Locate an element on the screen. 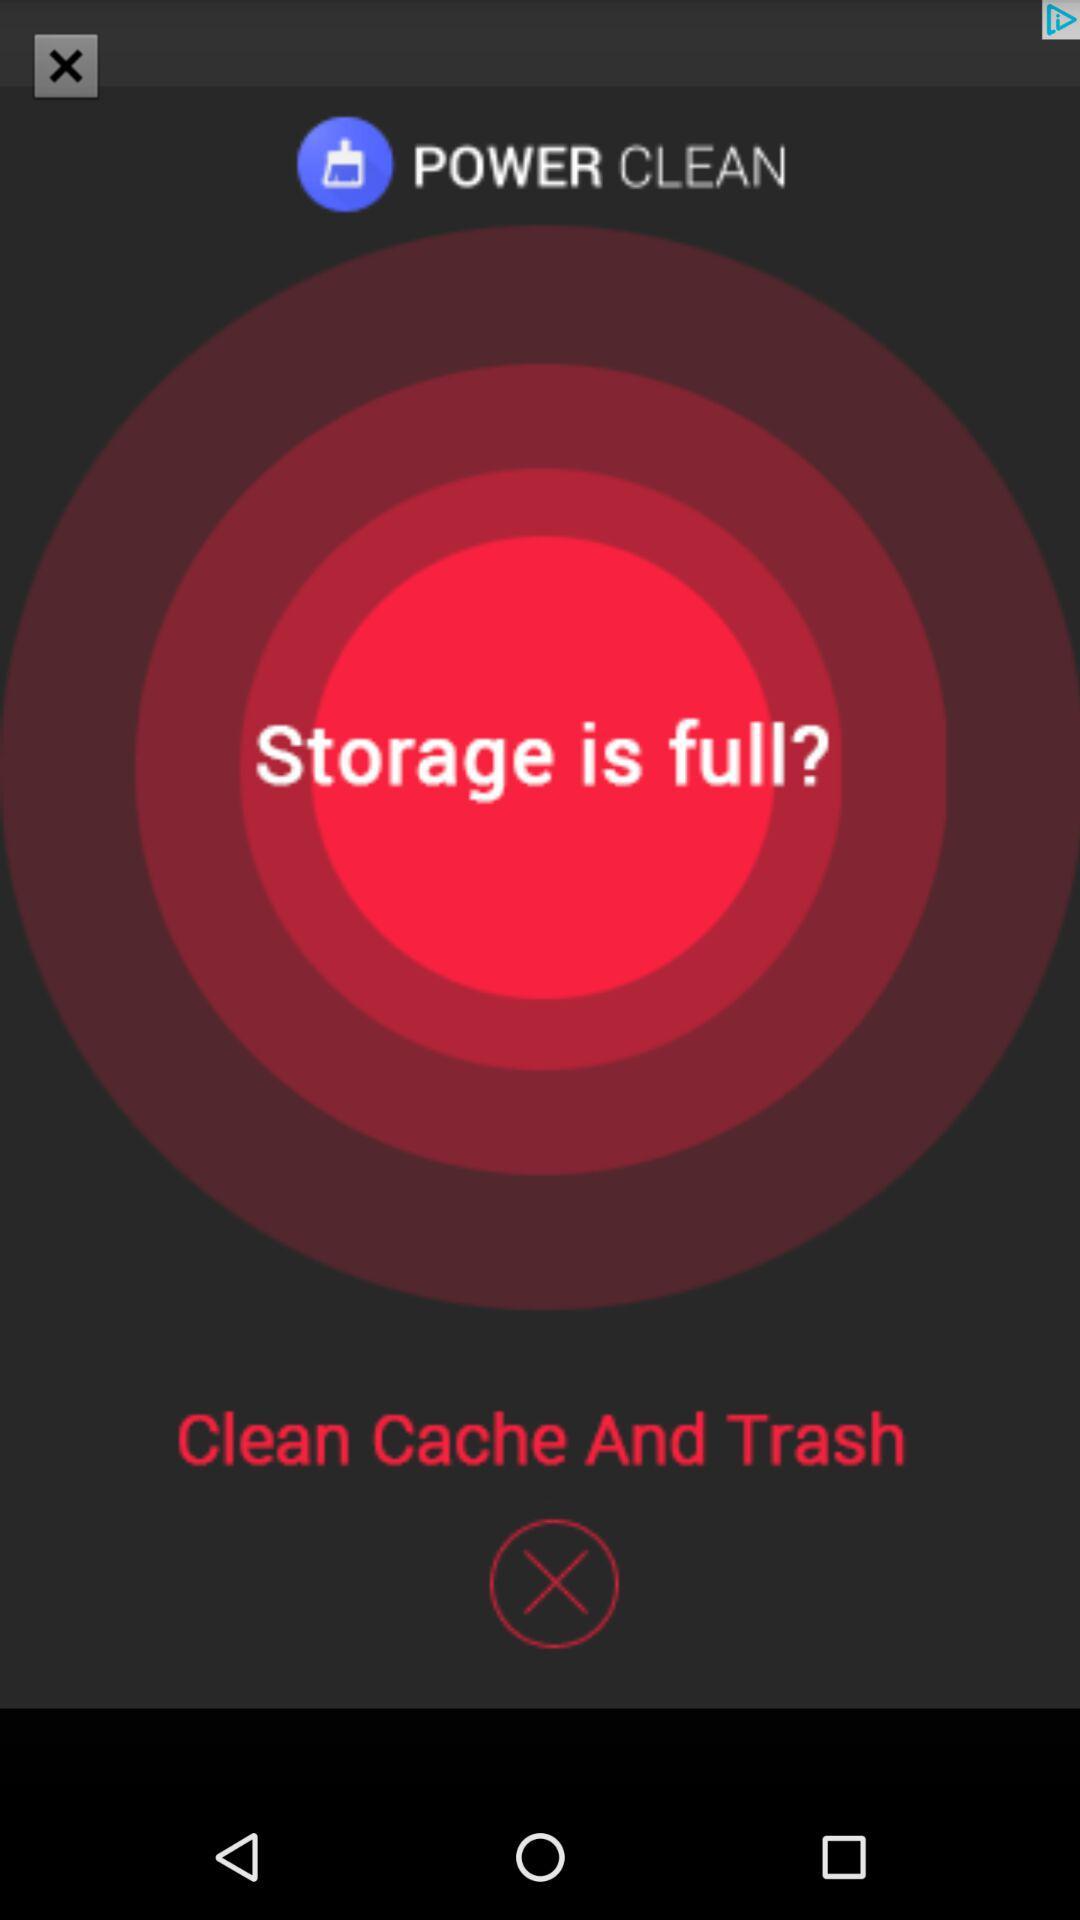  the close icon is located at coordinates (64, 70).